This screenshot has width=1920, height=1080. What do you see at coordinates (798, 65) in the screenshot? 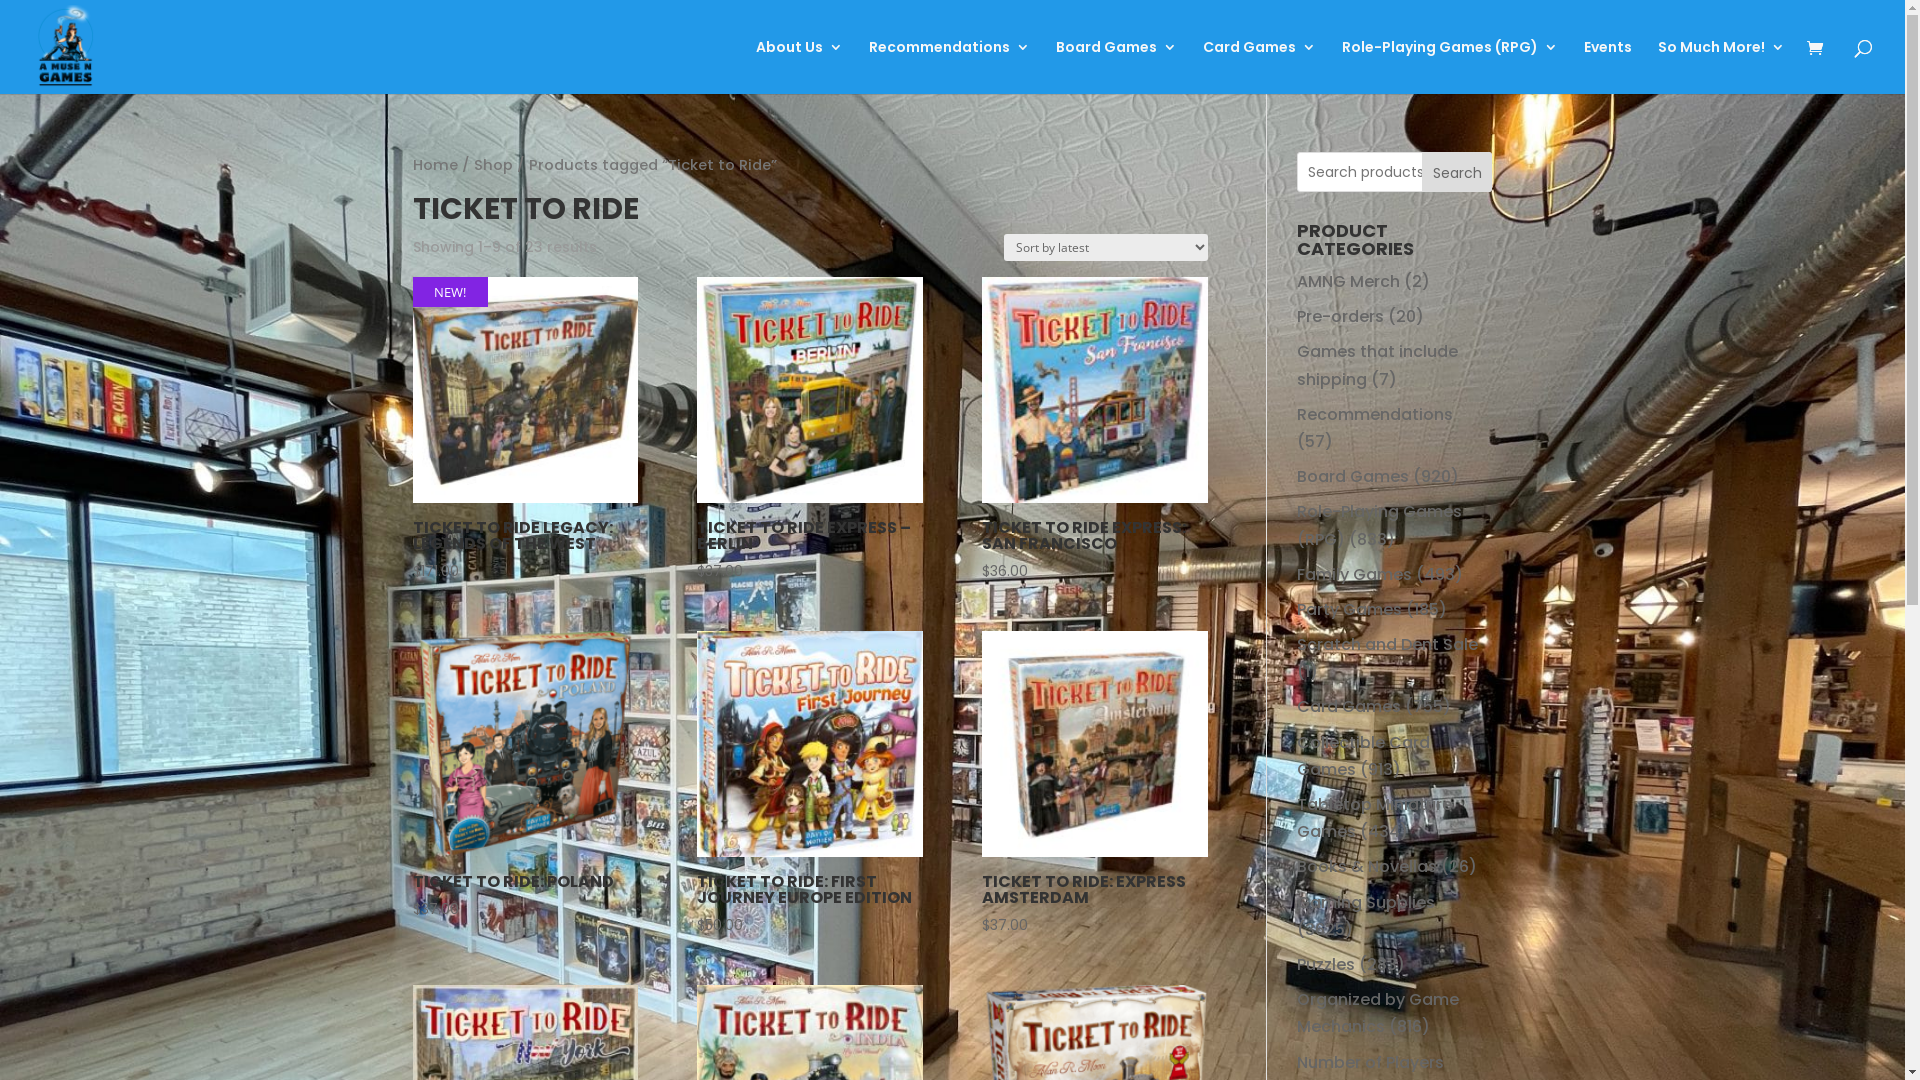
I see `'About Us'` at bounding box center [798, 65].